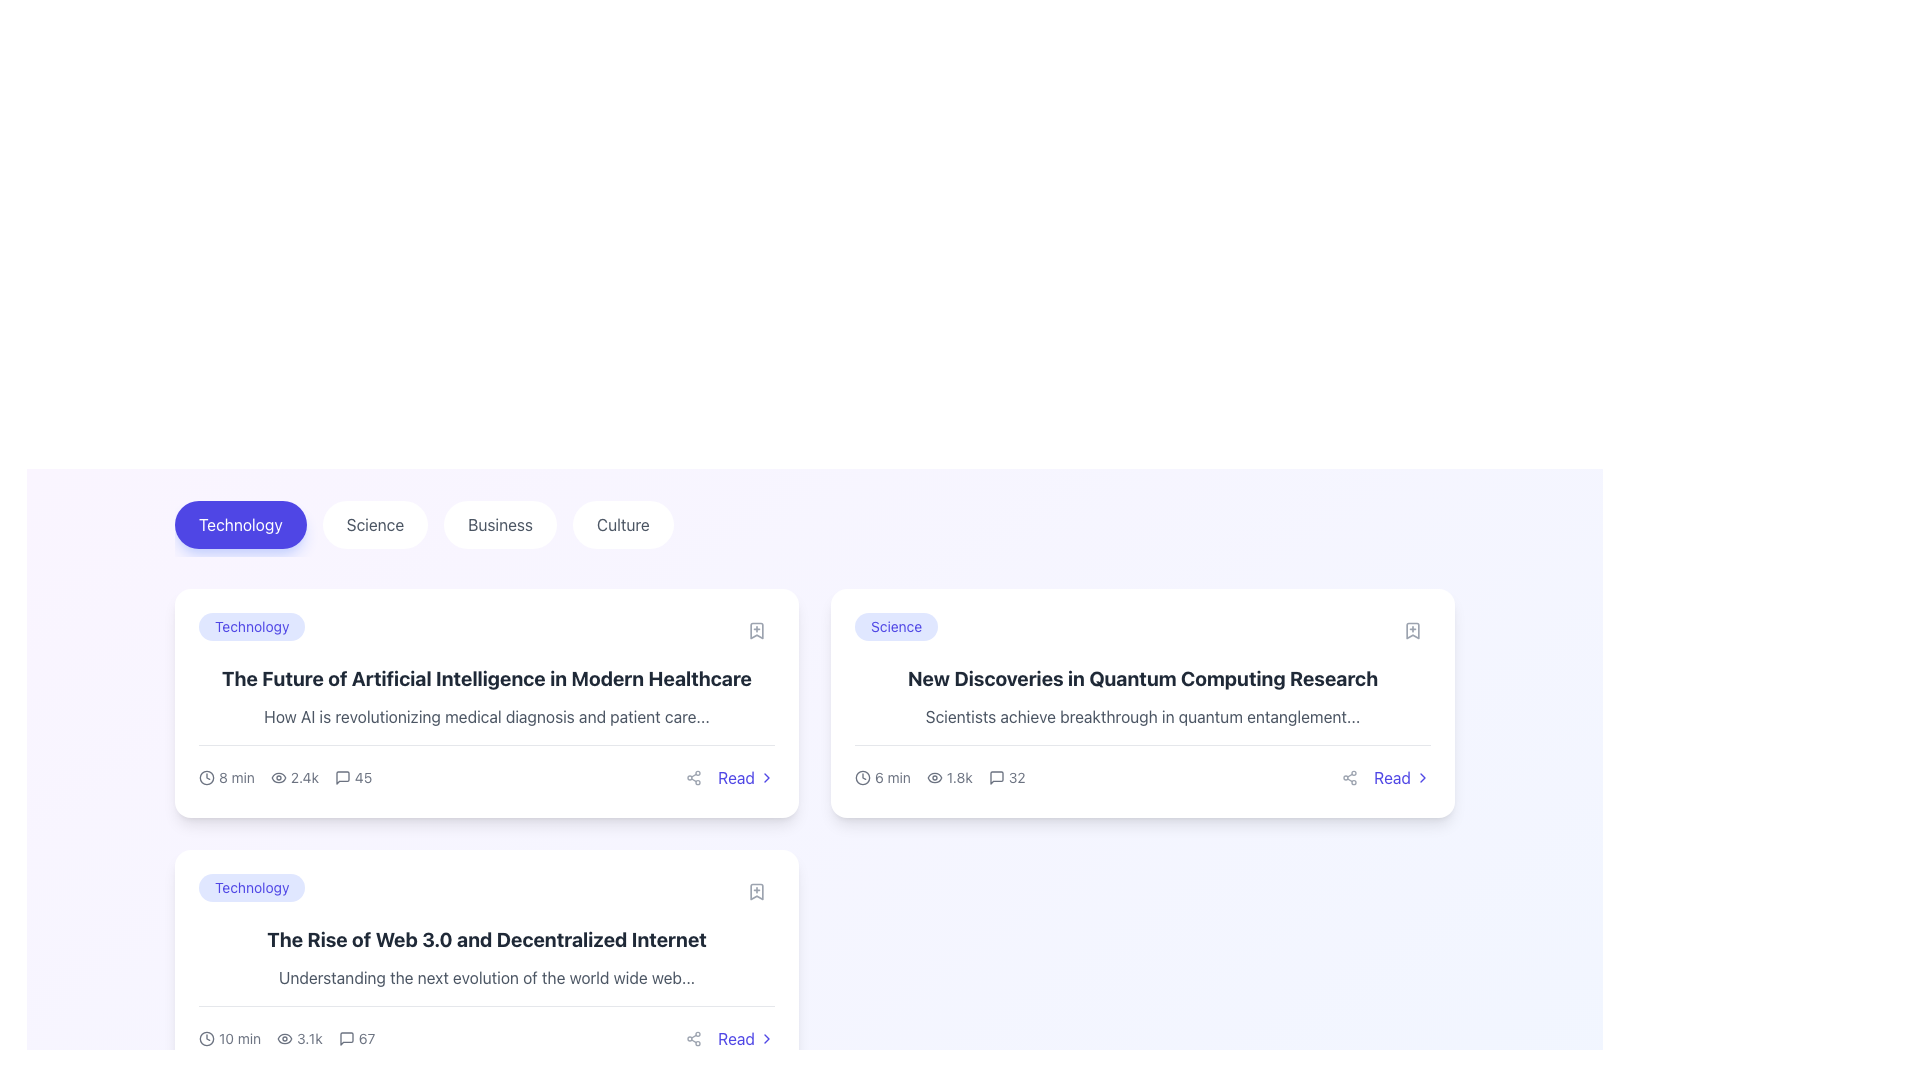 The height and width of the screenshot is (1080, 1920). What do you see at coordinates (206, 1037) in the screenshot?
I see `the circular graphic element of the icon, which is part of the design associated with the text '10 min' below the title 'The Rise of Web 3.0 and Decentralized Internet'` at bounding box center [206, 1037].